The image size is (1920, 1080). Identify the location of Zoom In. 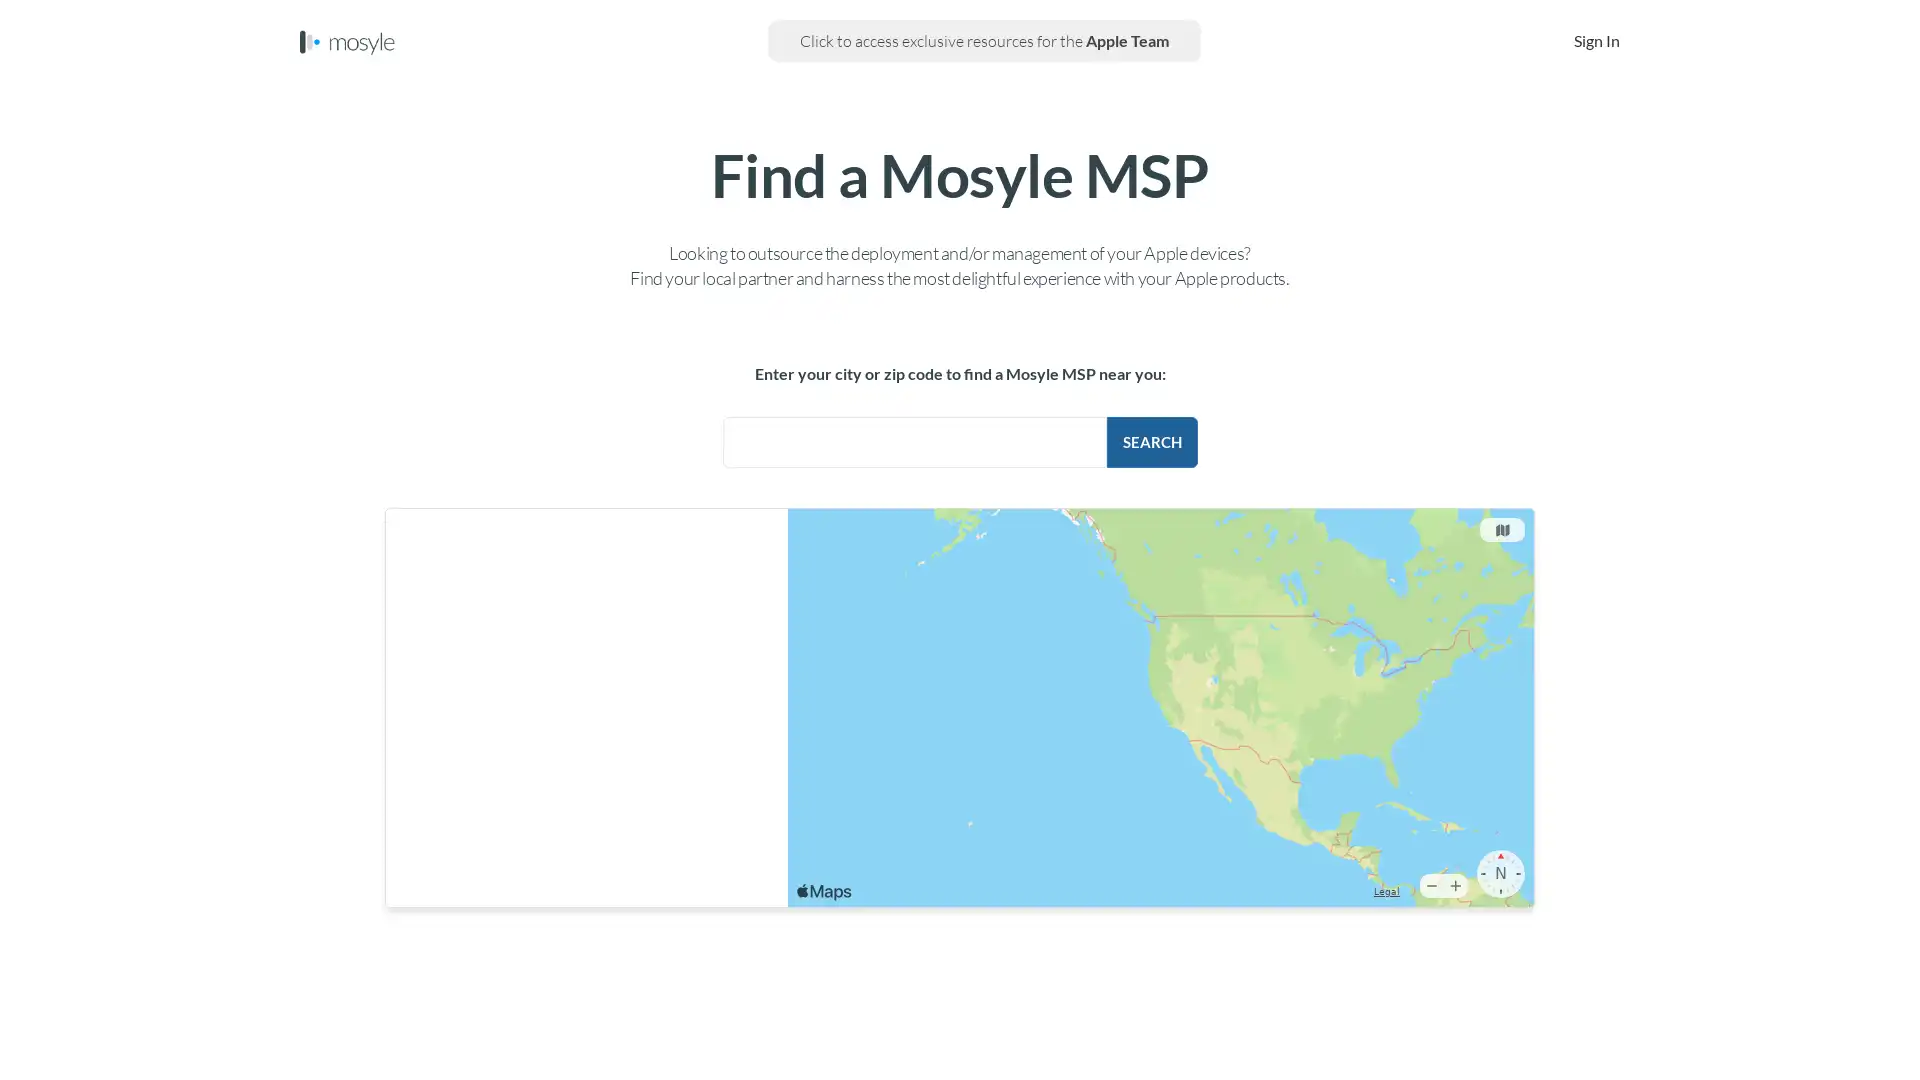
(1454, 885).